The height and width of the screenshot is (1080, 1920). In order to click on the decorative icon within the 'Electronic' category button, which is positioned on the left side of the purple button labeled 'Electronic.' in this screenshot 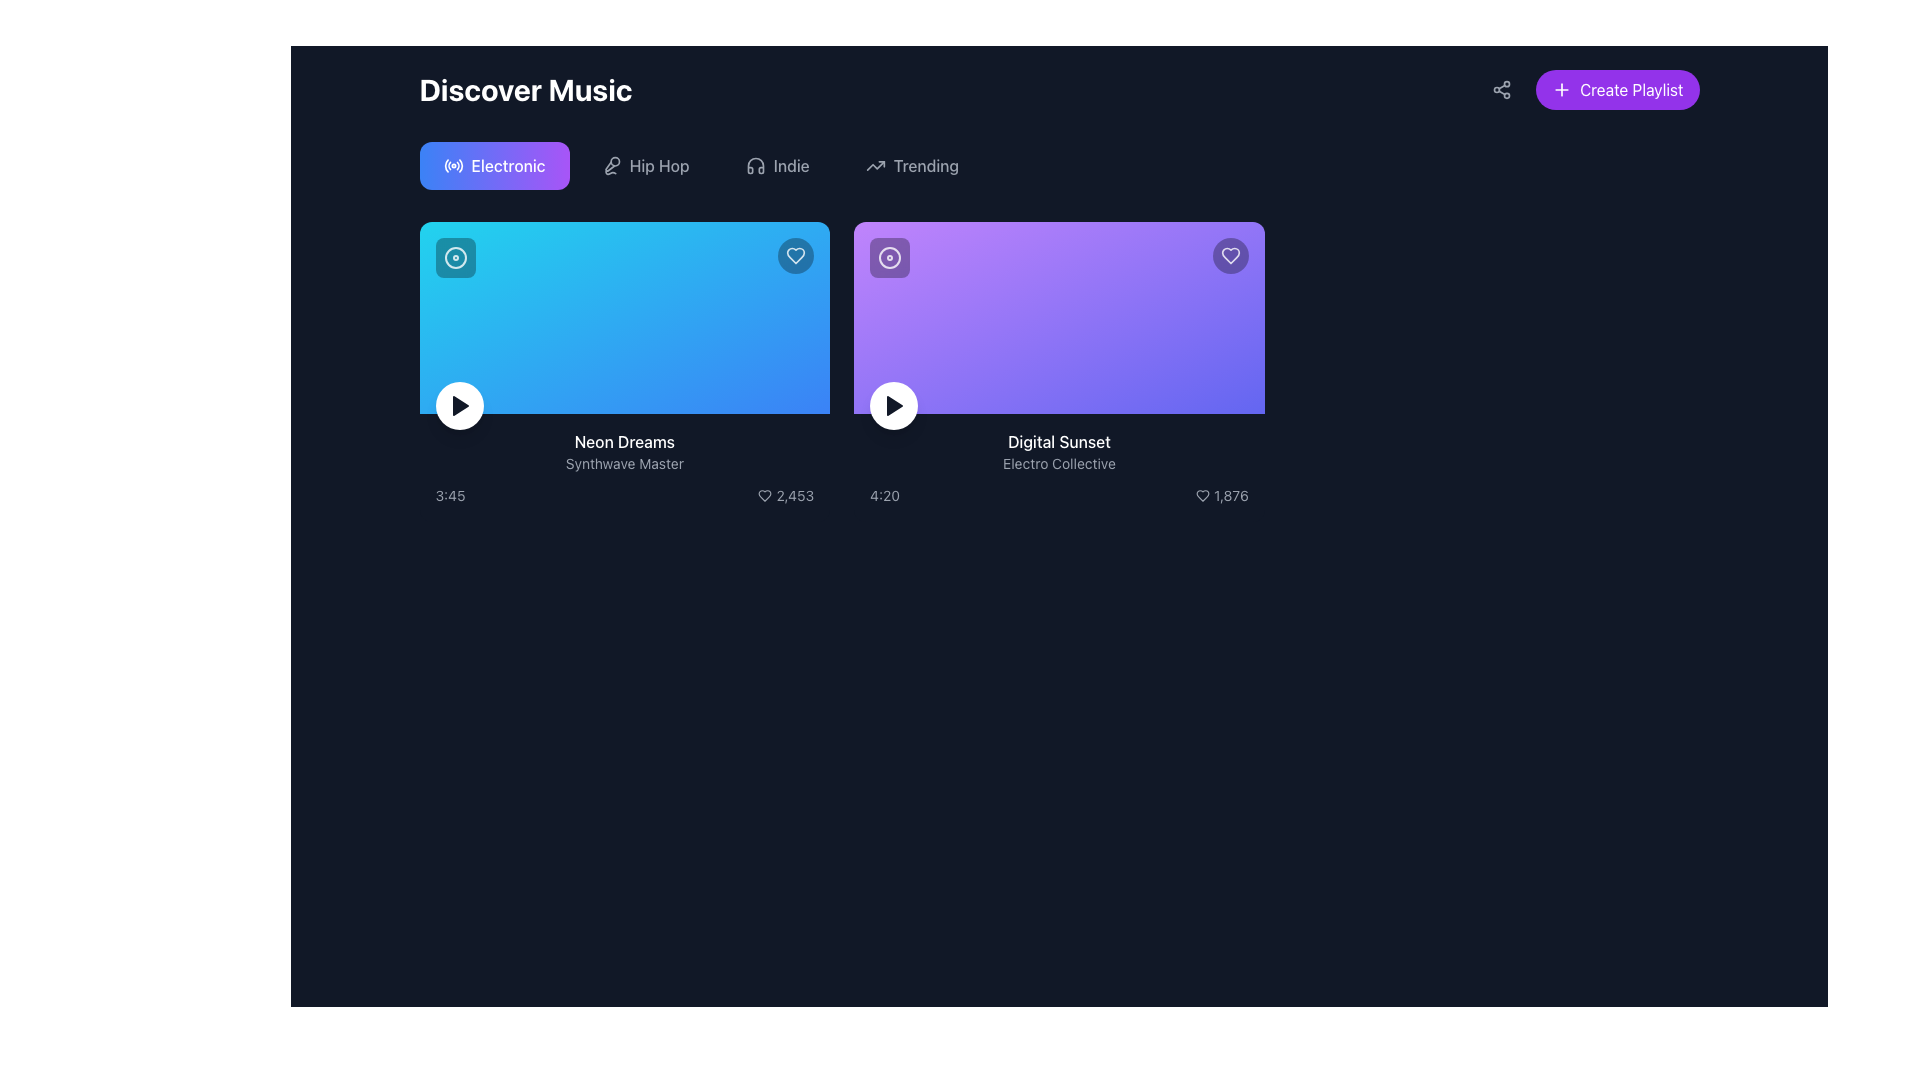, I will do `click(452, 164)`.